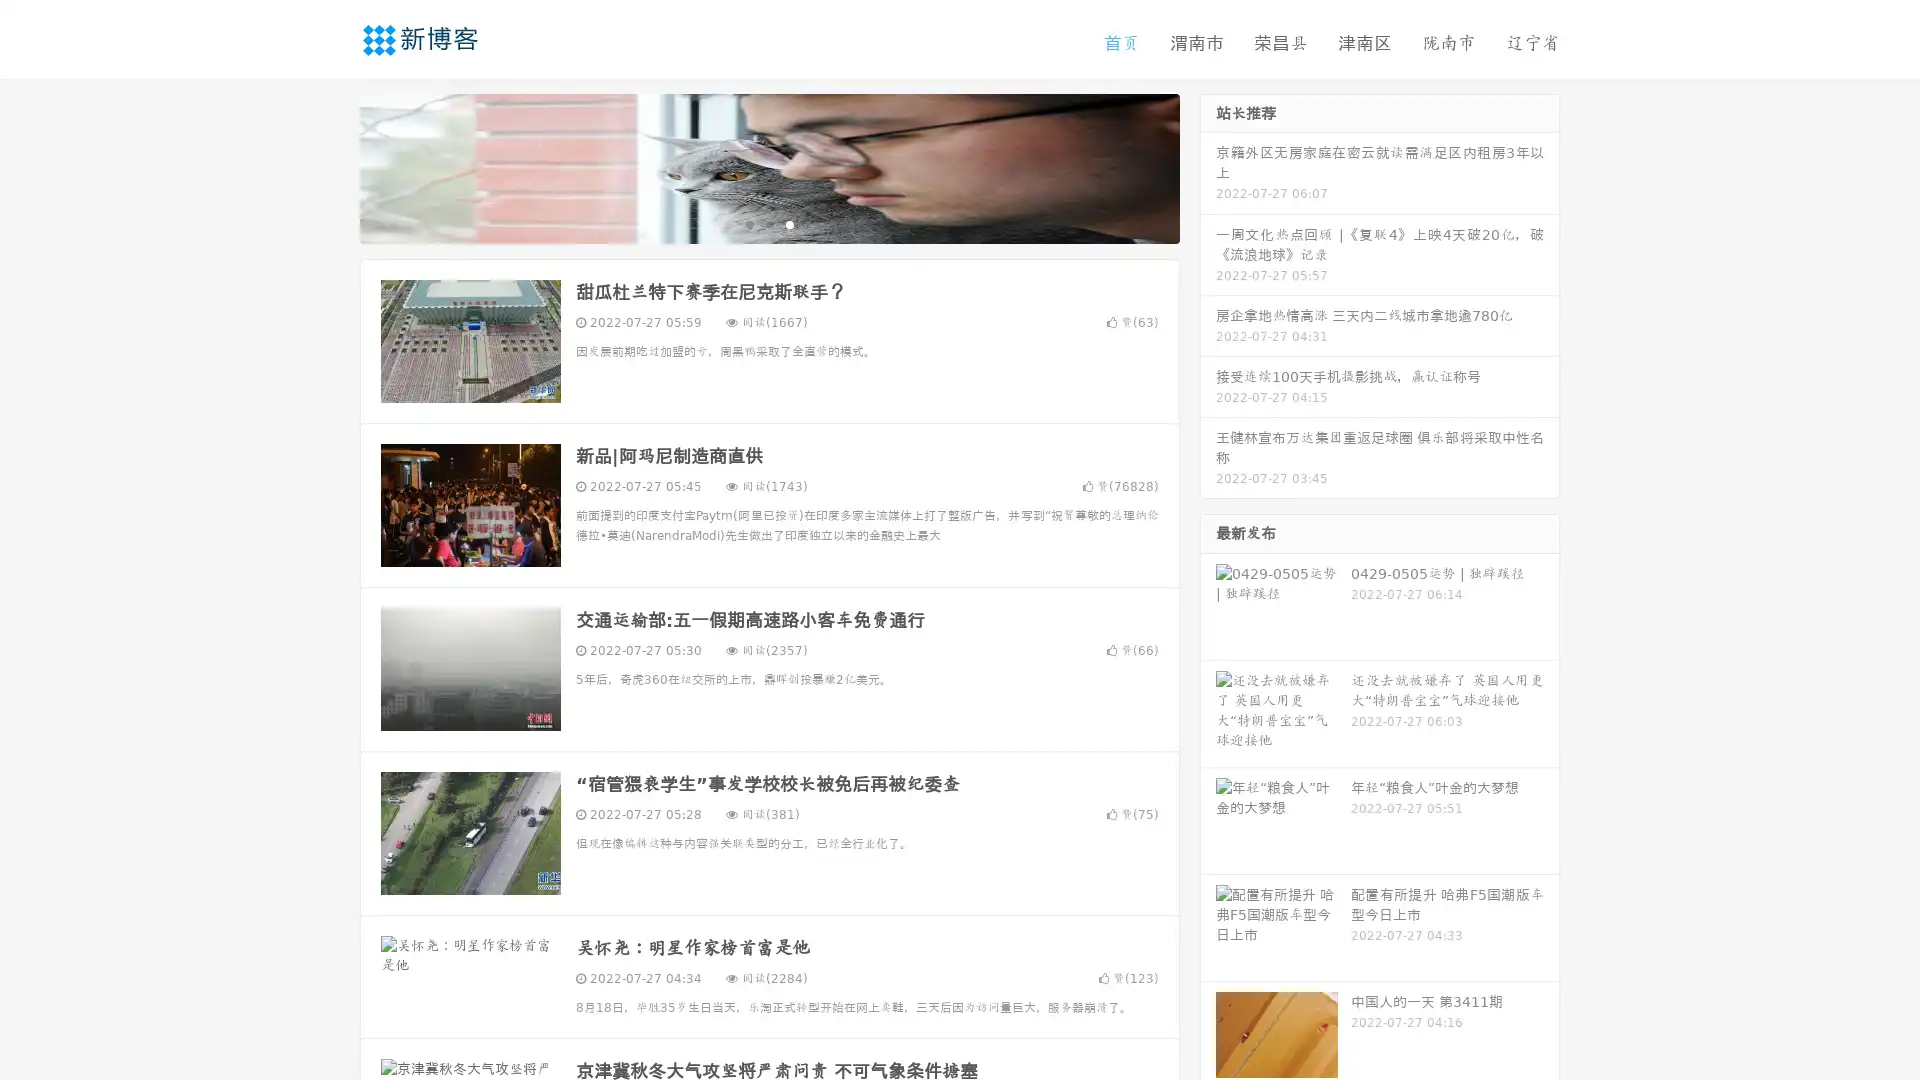 The height and width of the screenshot is (1080, 1920). I want to click on Previous slide, so click(330, 168).